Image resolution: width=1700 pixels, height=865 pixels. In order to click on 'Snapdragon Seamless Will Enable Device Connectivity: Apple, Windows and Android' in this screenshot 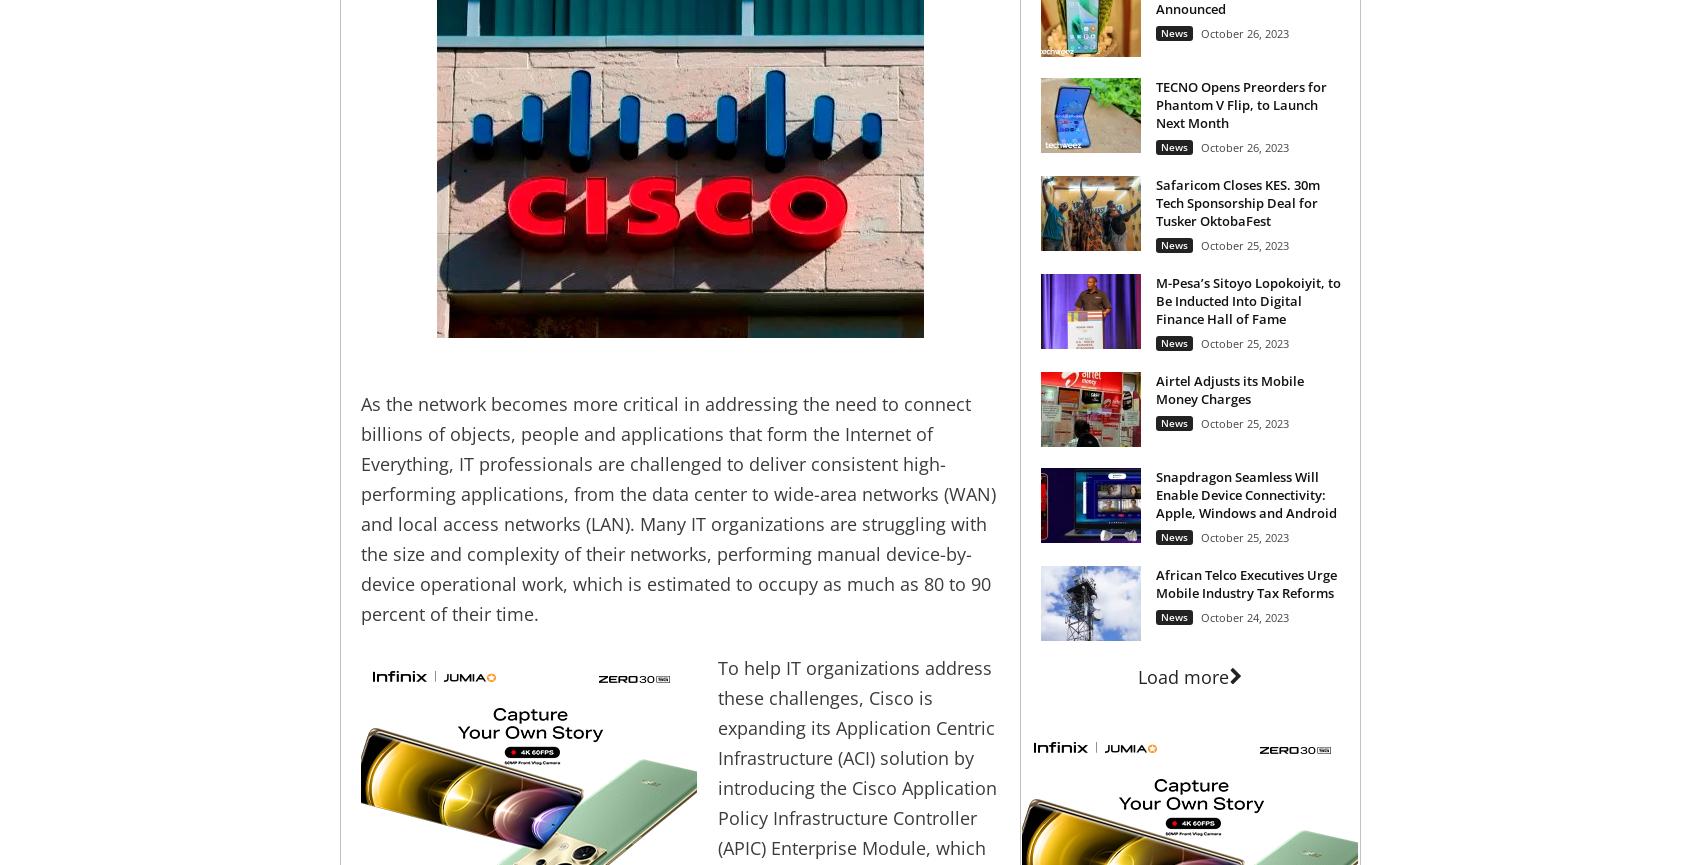, I will do `click(1244, 493)`.